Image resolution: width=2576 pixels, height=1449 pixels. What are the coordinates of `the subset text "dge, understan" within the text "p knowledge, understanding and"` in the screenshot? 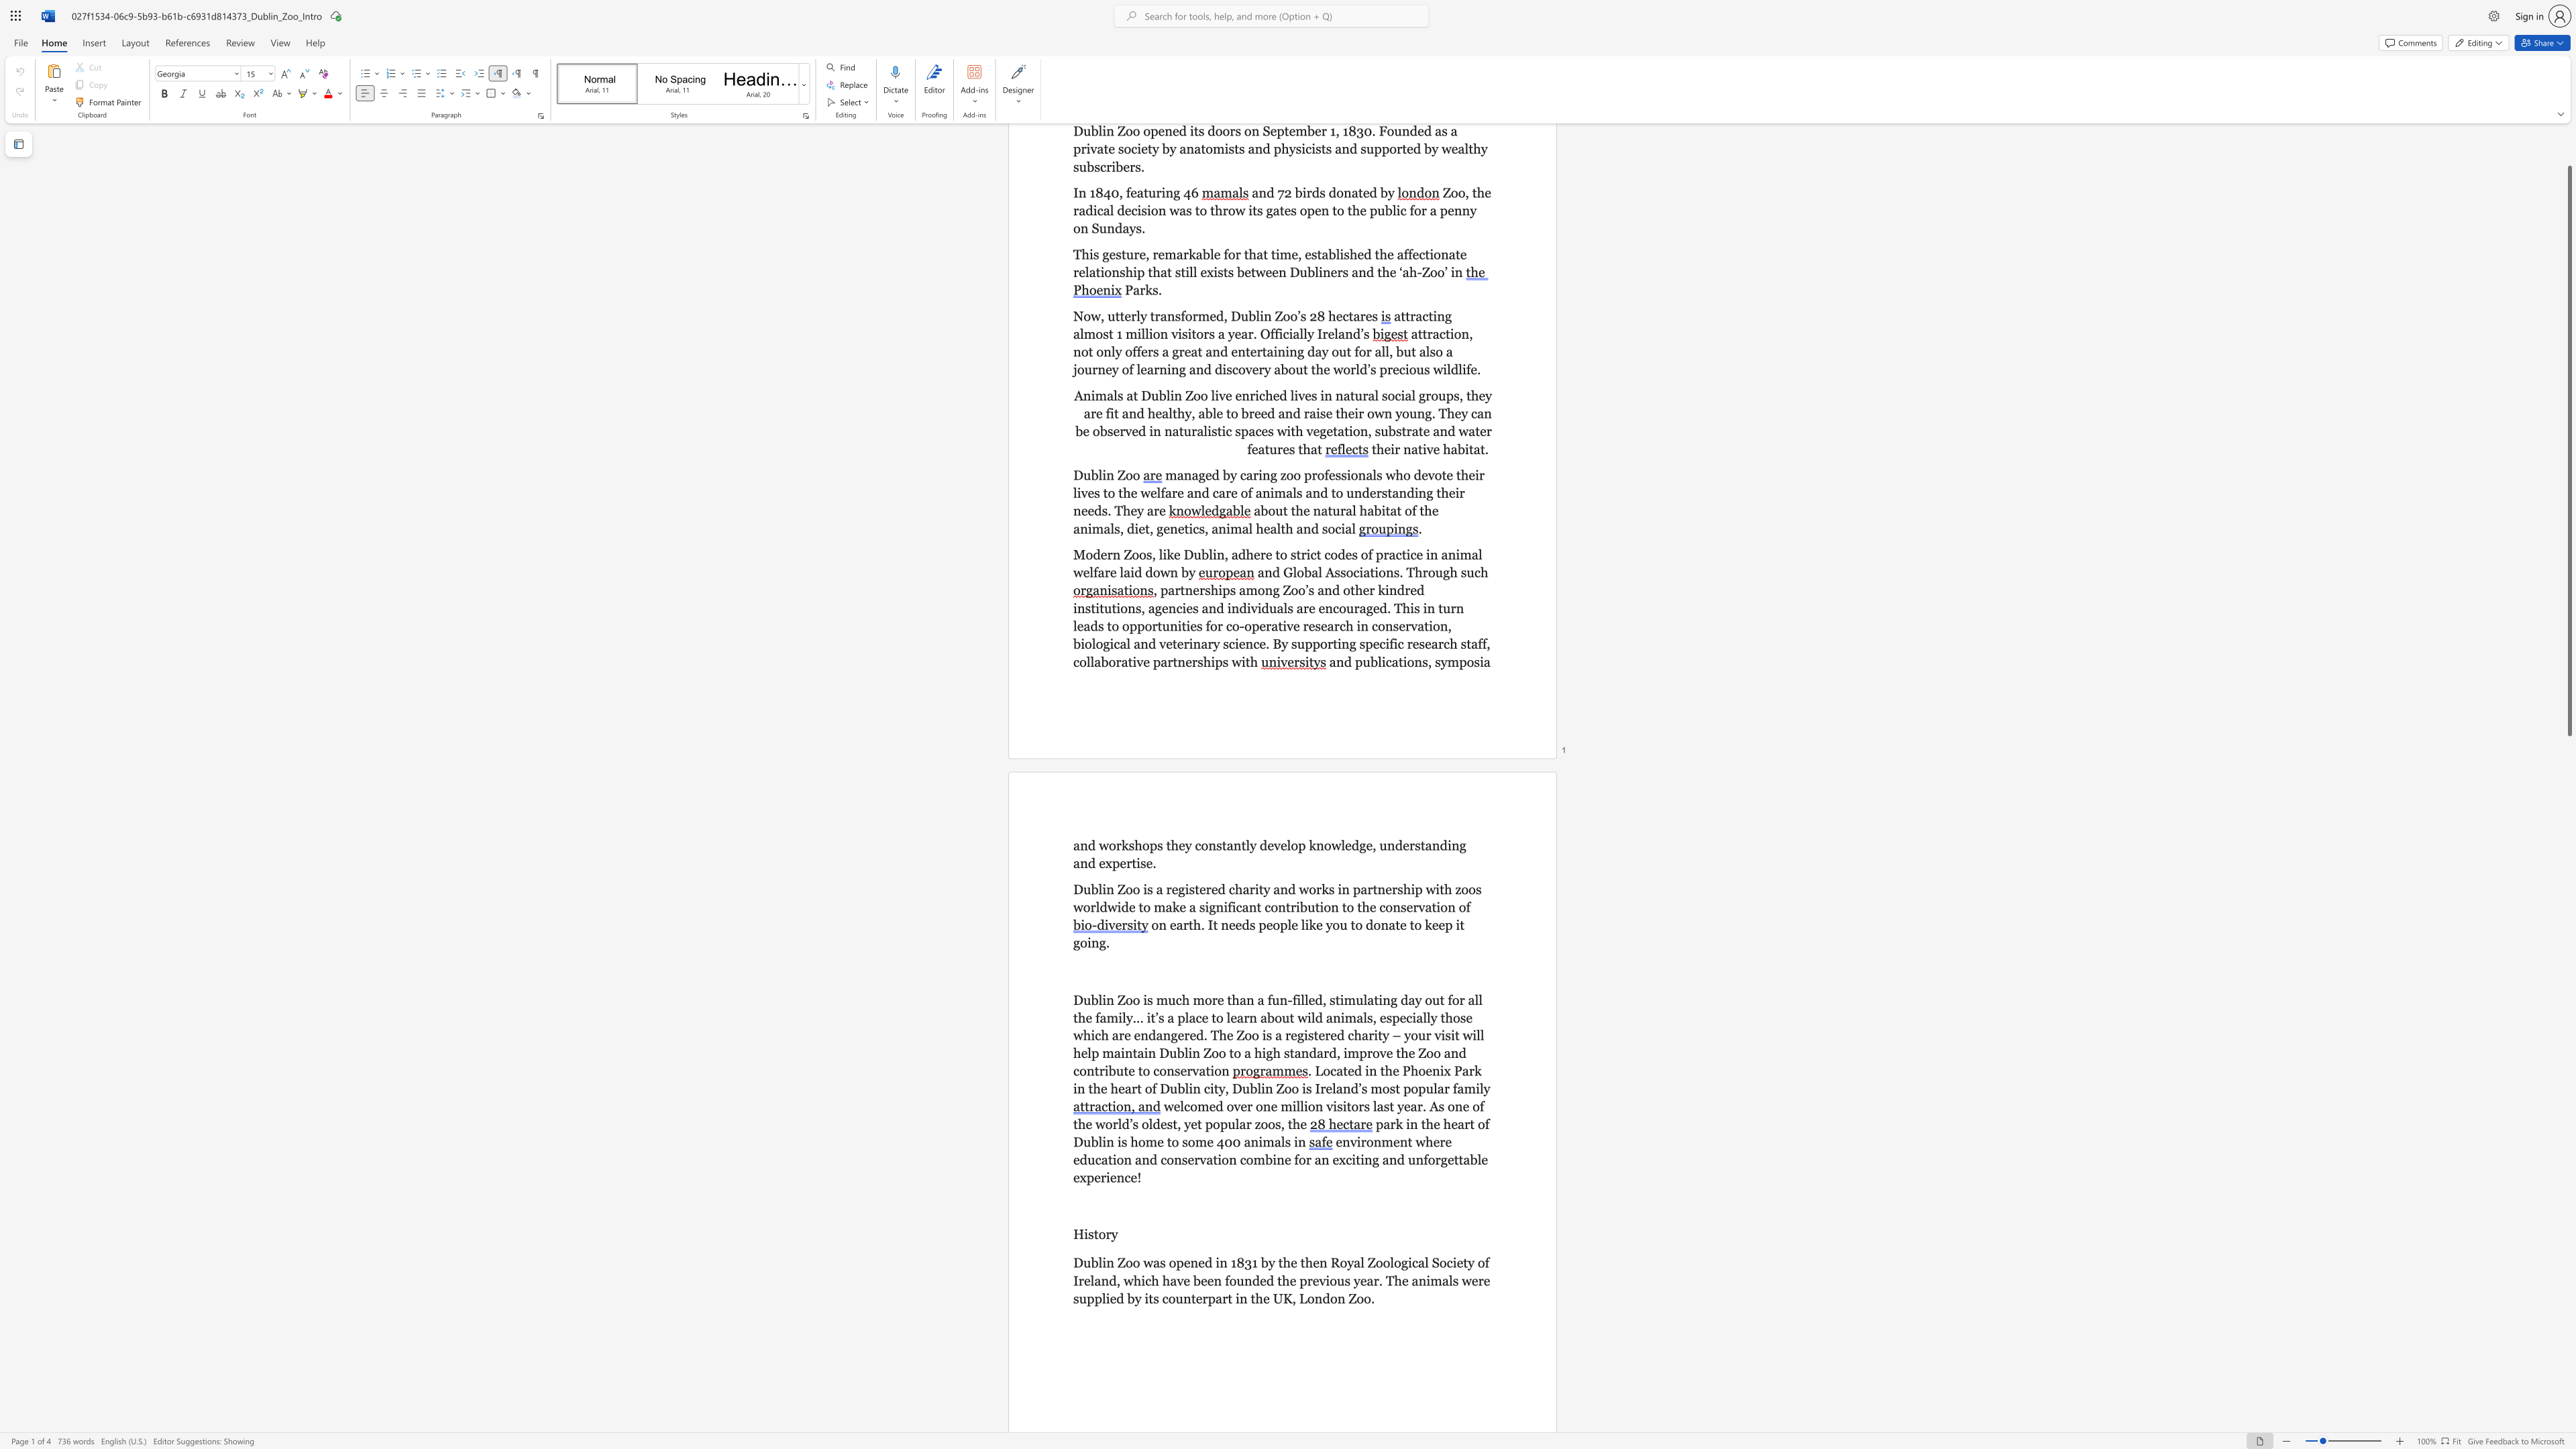 It's located at (1350, 845).